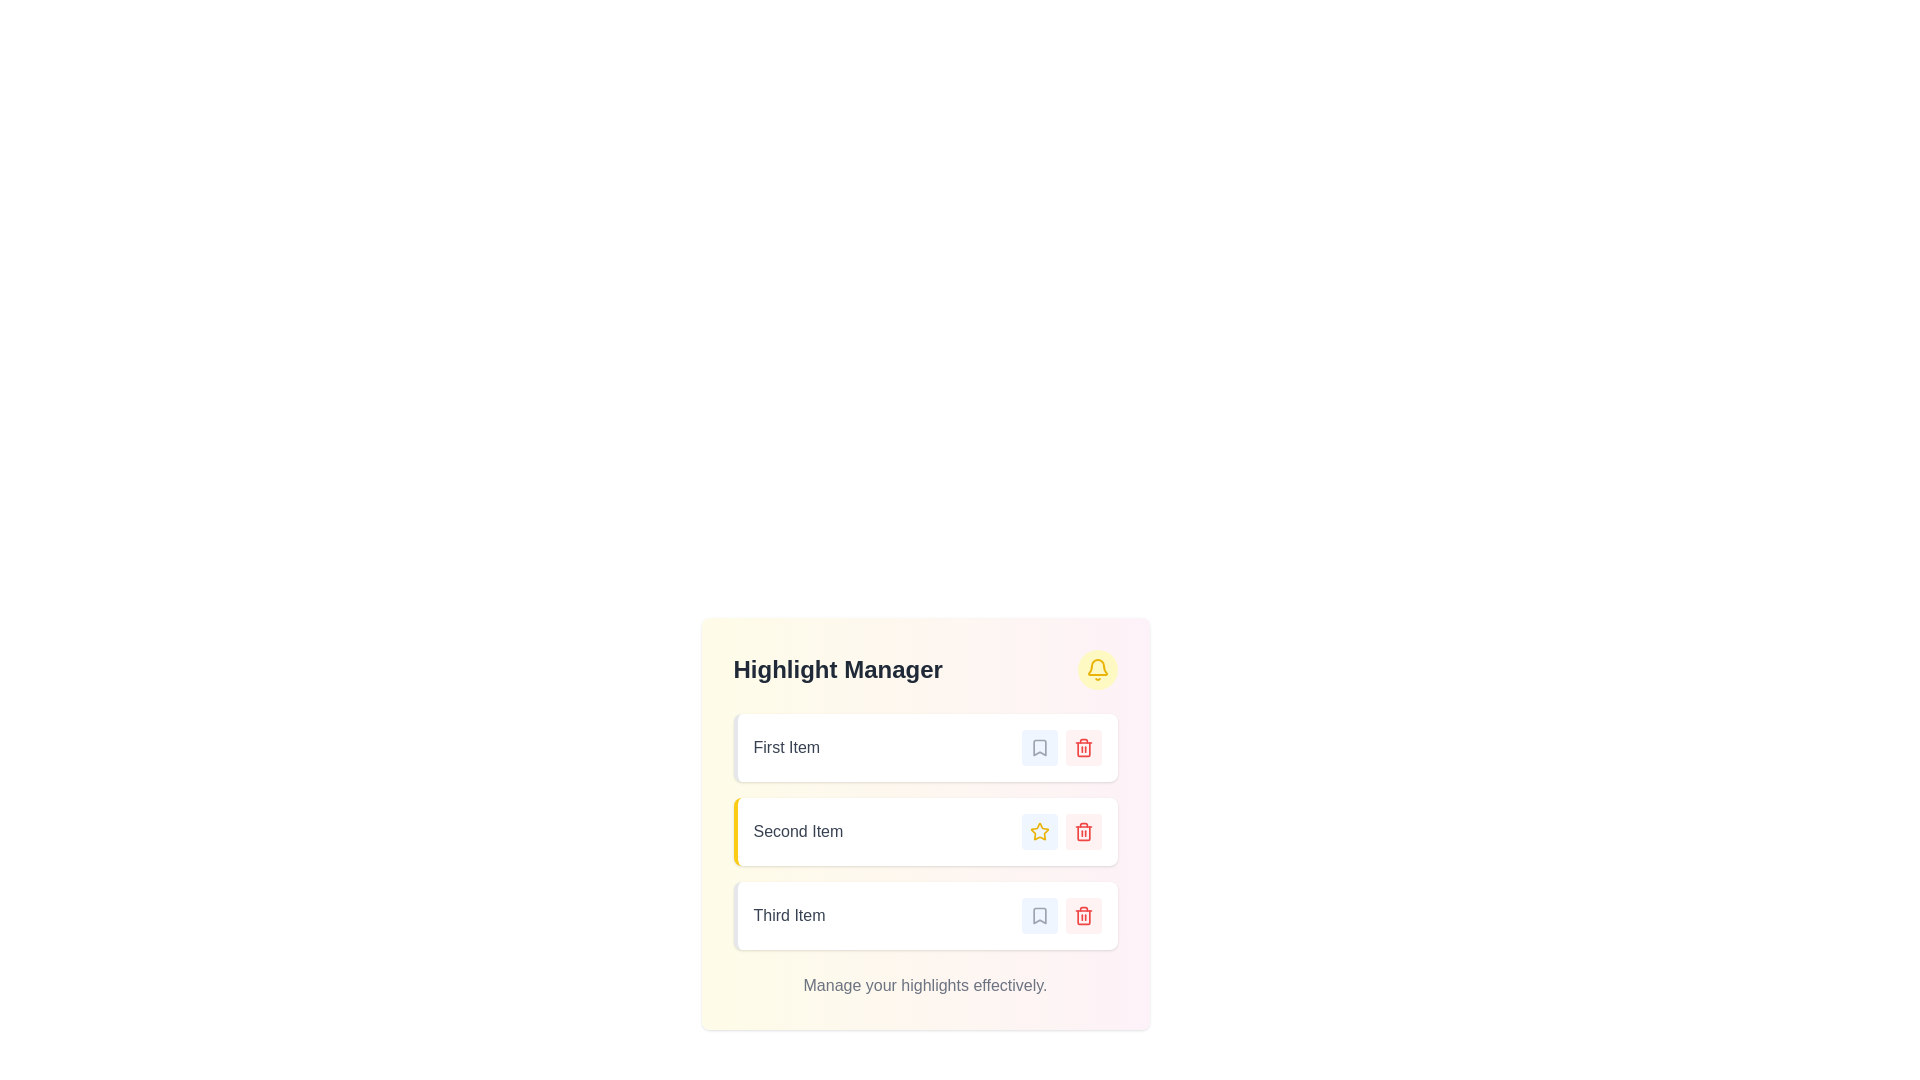 The height and width of the screenshot is (1080, 1920). Describe the element at coordinates (797, 832) in the screenshot. I see `the second text label in the 'Highlight Manager' interface, which identifies the second item in a vertical list` at that location.